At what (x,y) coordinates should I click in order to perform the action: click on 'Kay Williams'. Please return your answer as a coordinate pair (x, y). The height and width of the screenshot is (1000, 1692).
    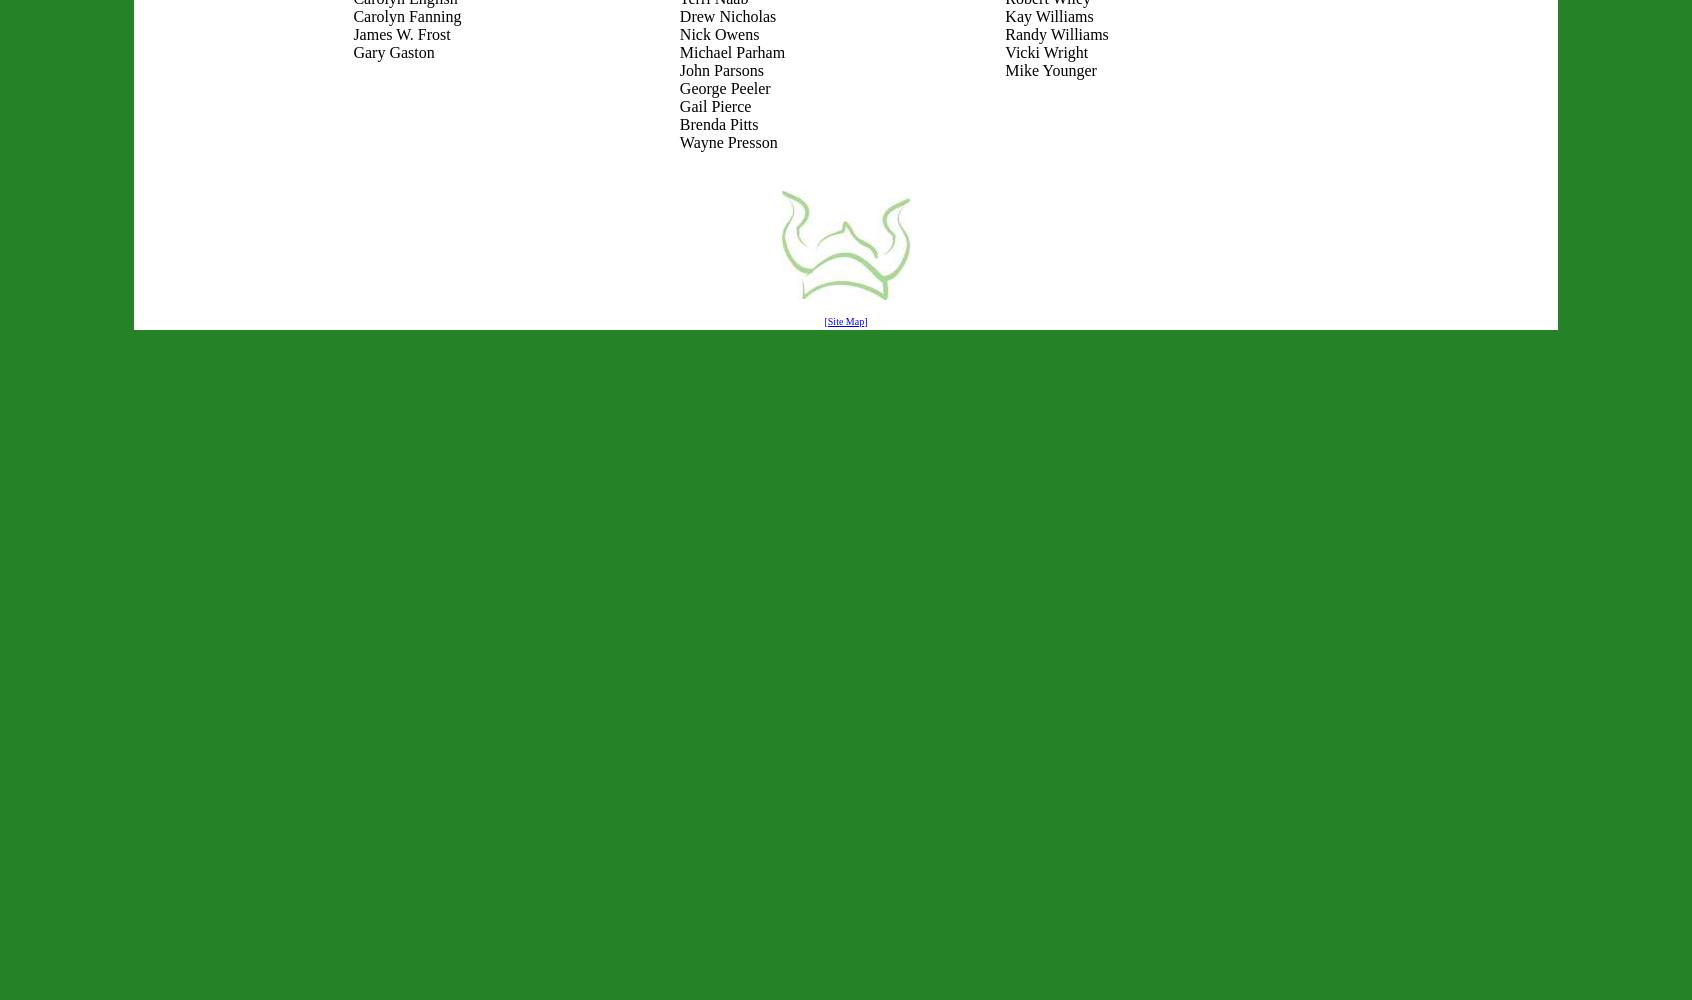
    Looking at the image, I should click on (1048, 16).